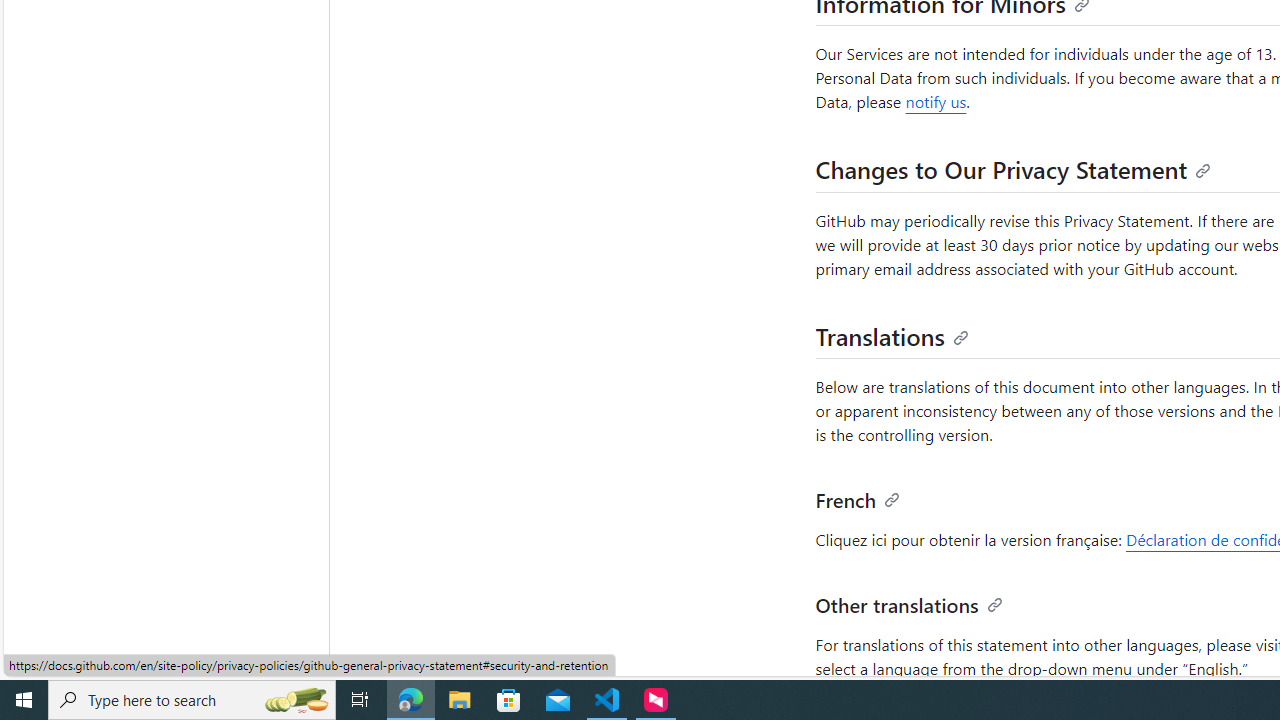 The width and height of the screenshot is (1280, 720). Describe the element at coordinates (1013, 168) in the screenshot. I see `'Changes to Our Privacy Statement'` at that location.